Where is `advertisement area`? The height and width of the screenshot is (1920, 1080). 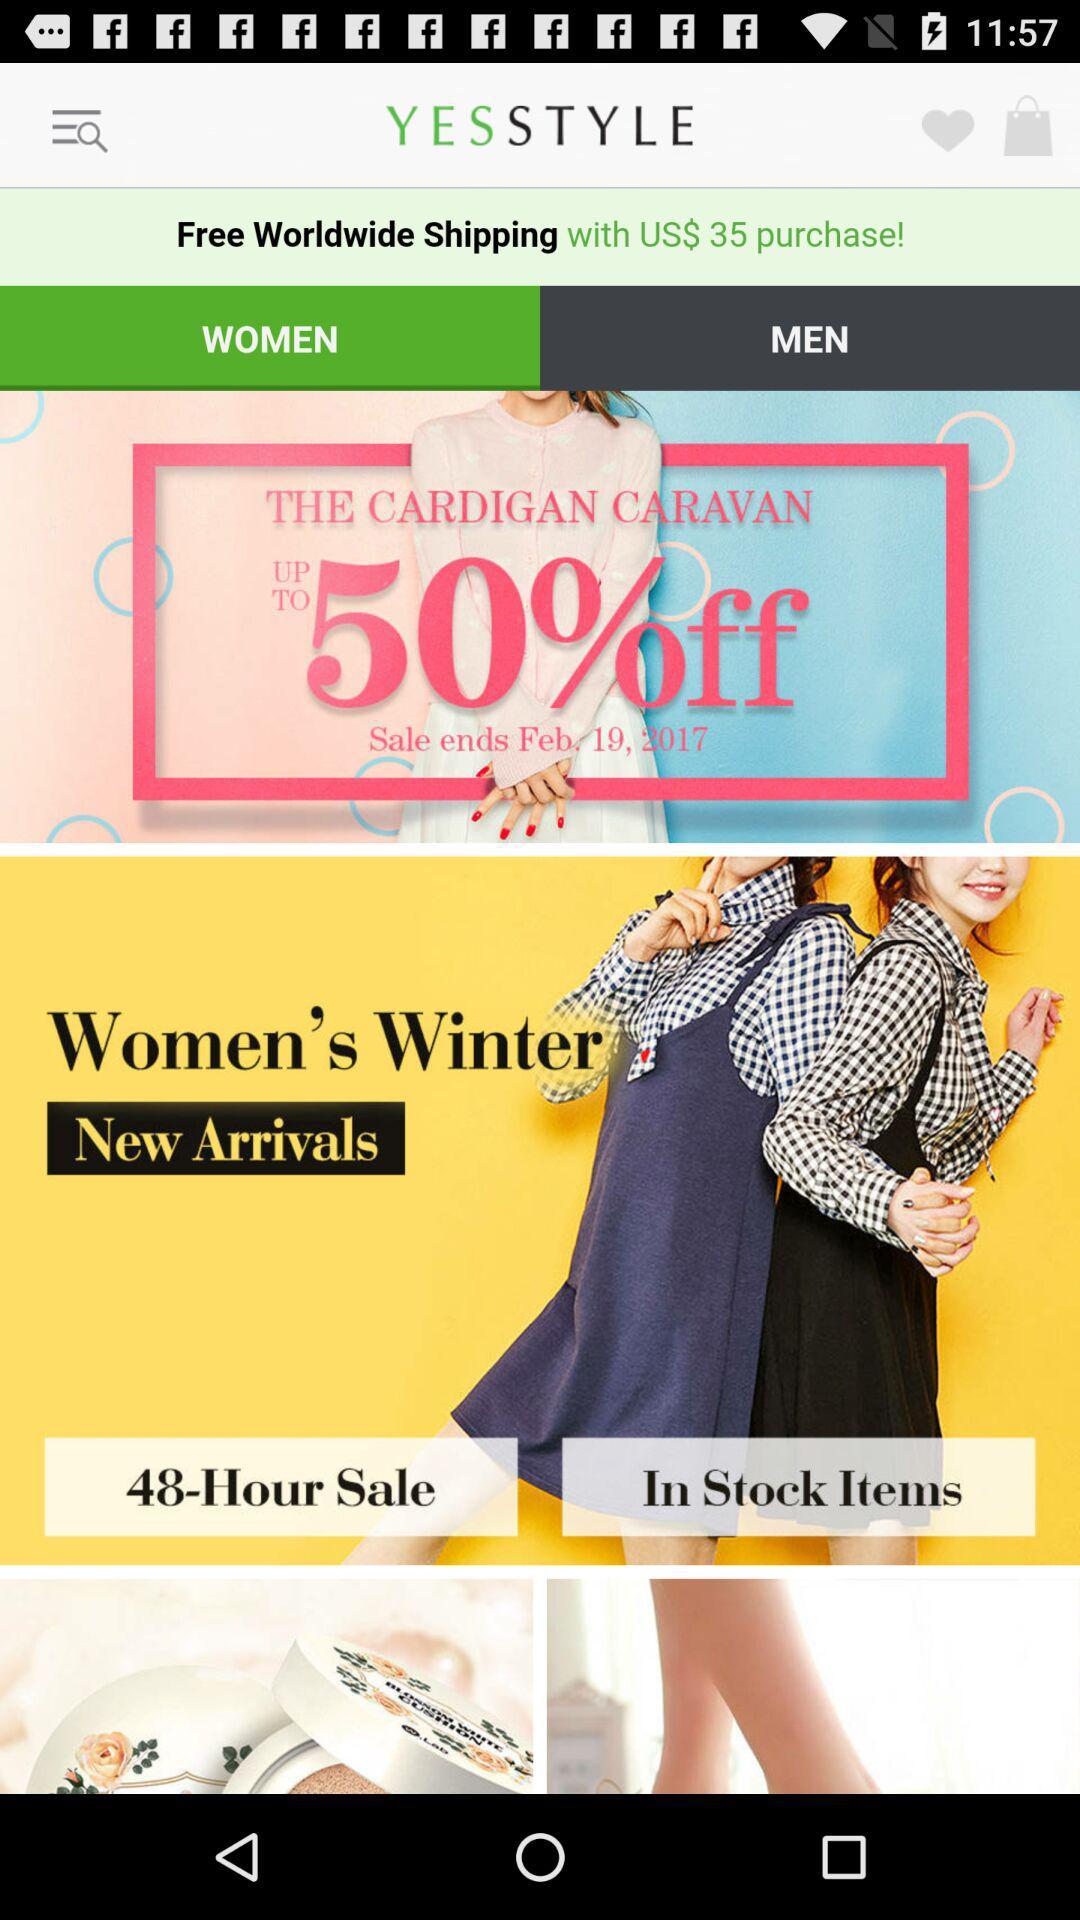
advertisement area is located at coordinates (813, 1685).